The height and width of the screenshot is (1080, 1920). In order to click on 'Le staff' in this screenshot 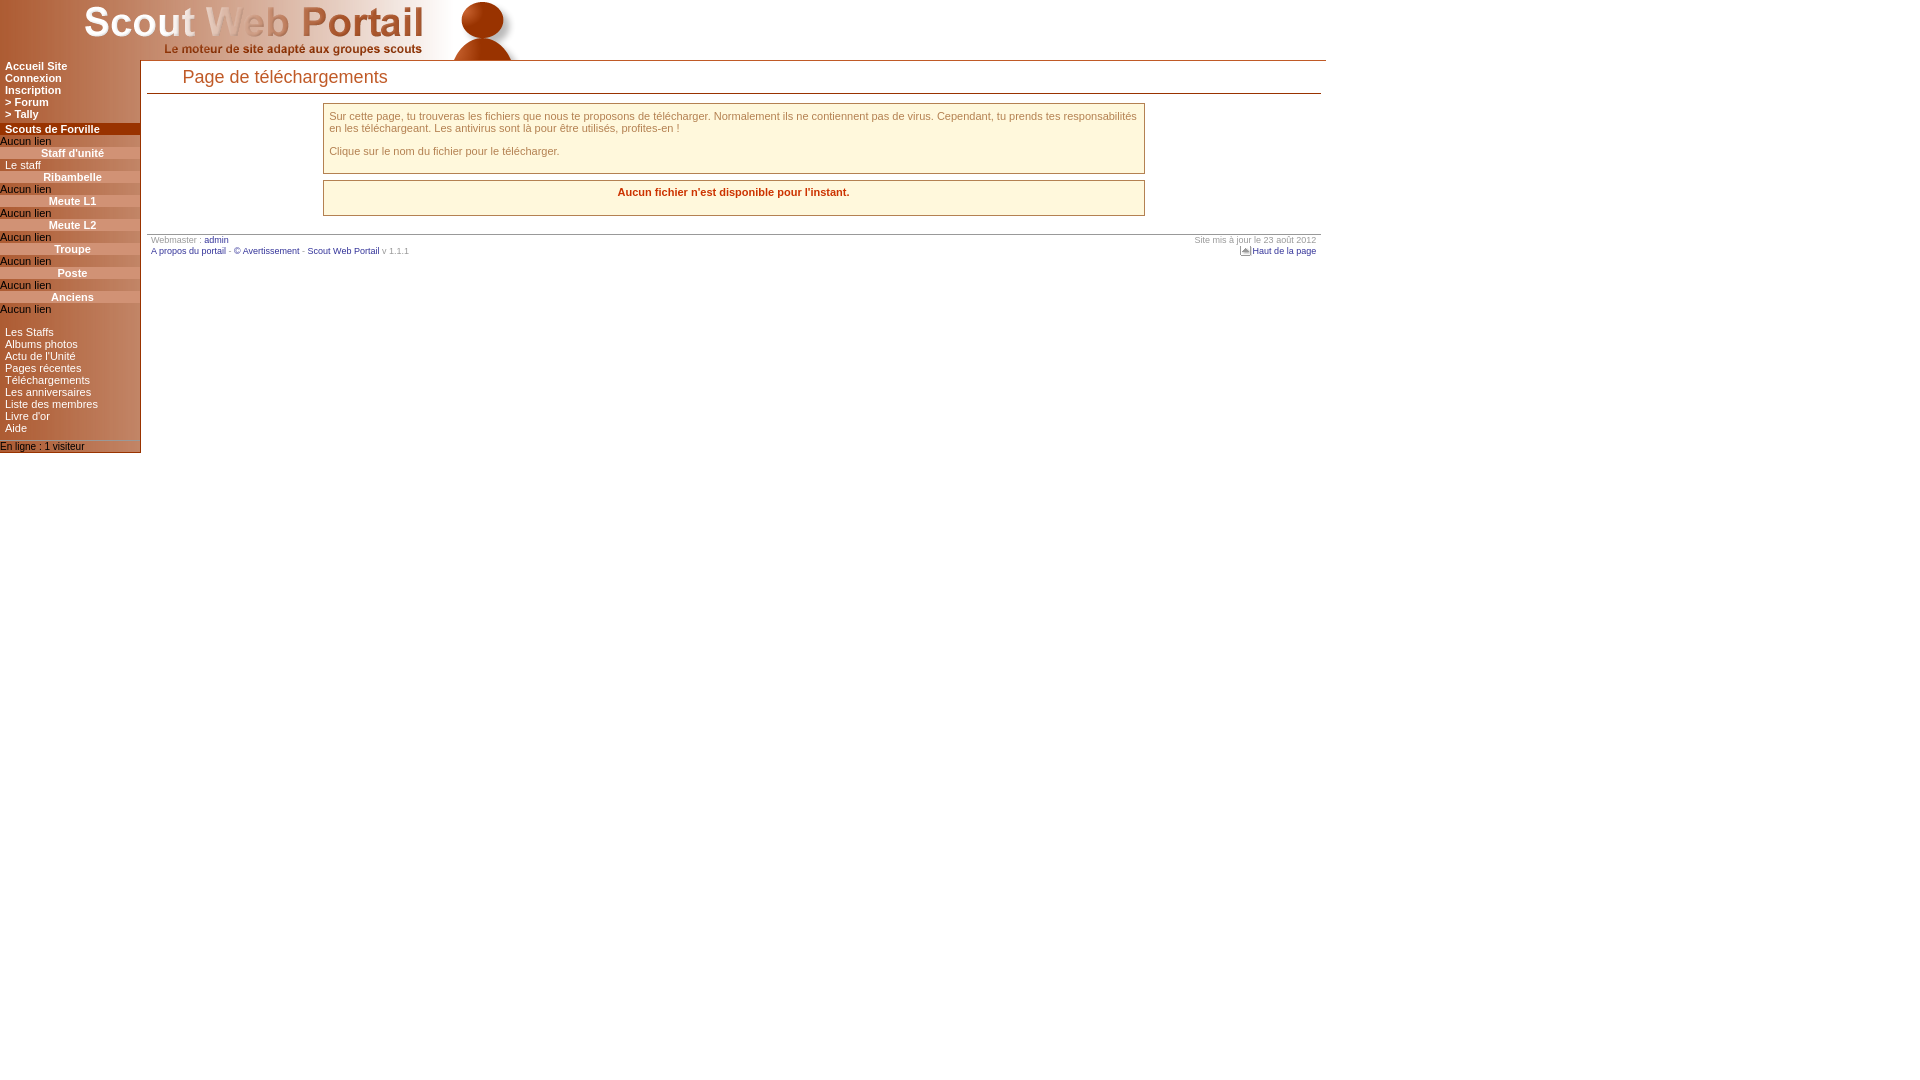, I will do `click(70, 164)`.